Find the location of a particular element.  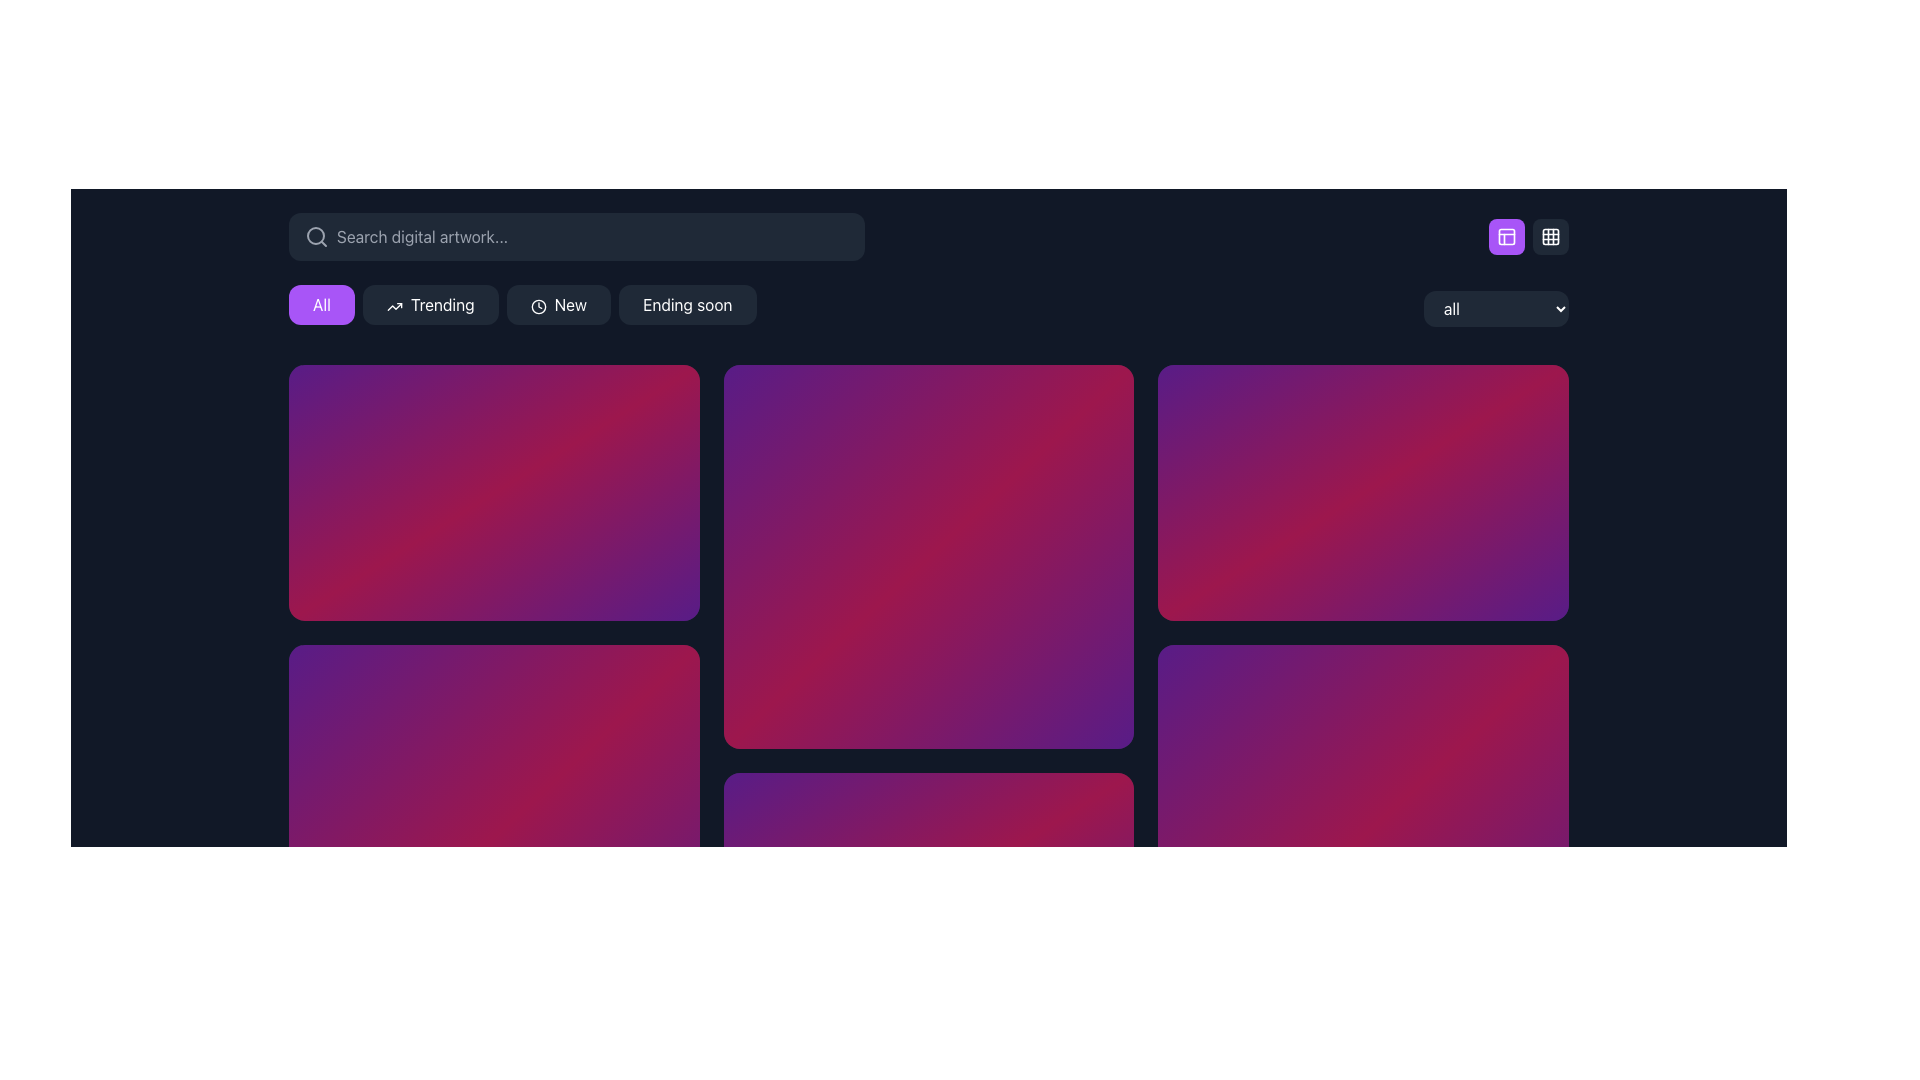

the button located in the top-right corner of the interface is located at coordinates (1549, 235).